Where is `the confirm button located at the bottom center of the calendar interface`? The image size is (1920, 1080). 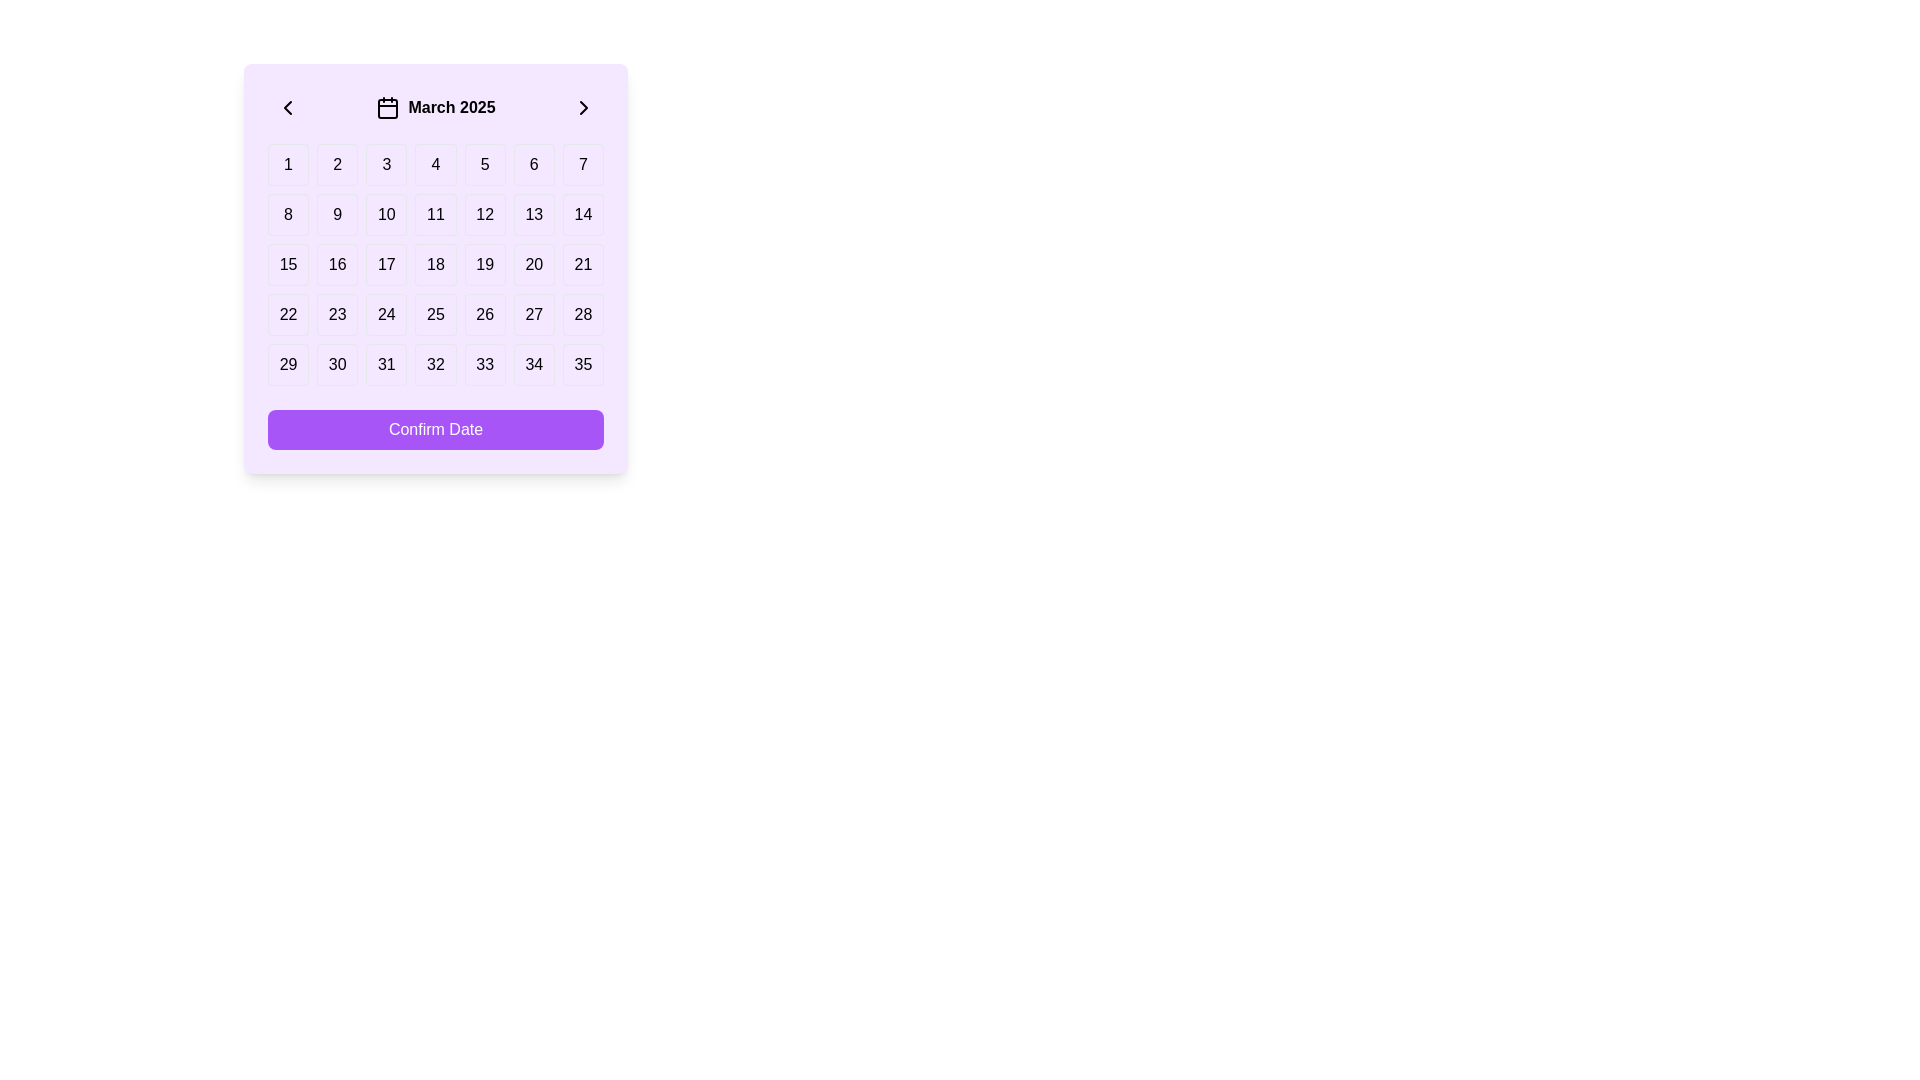 the confirm button located at the bottom center of the calendar interface is located at coordinates (435, 428).